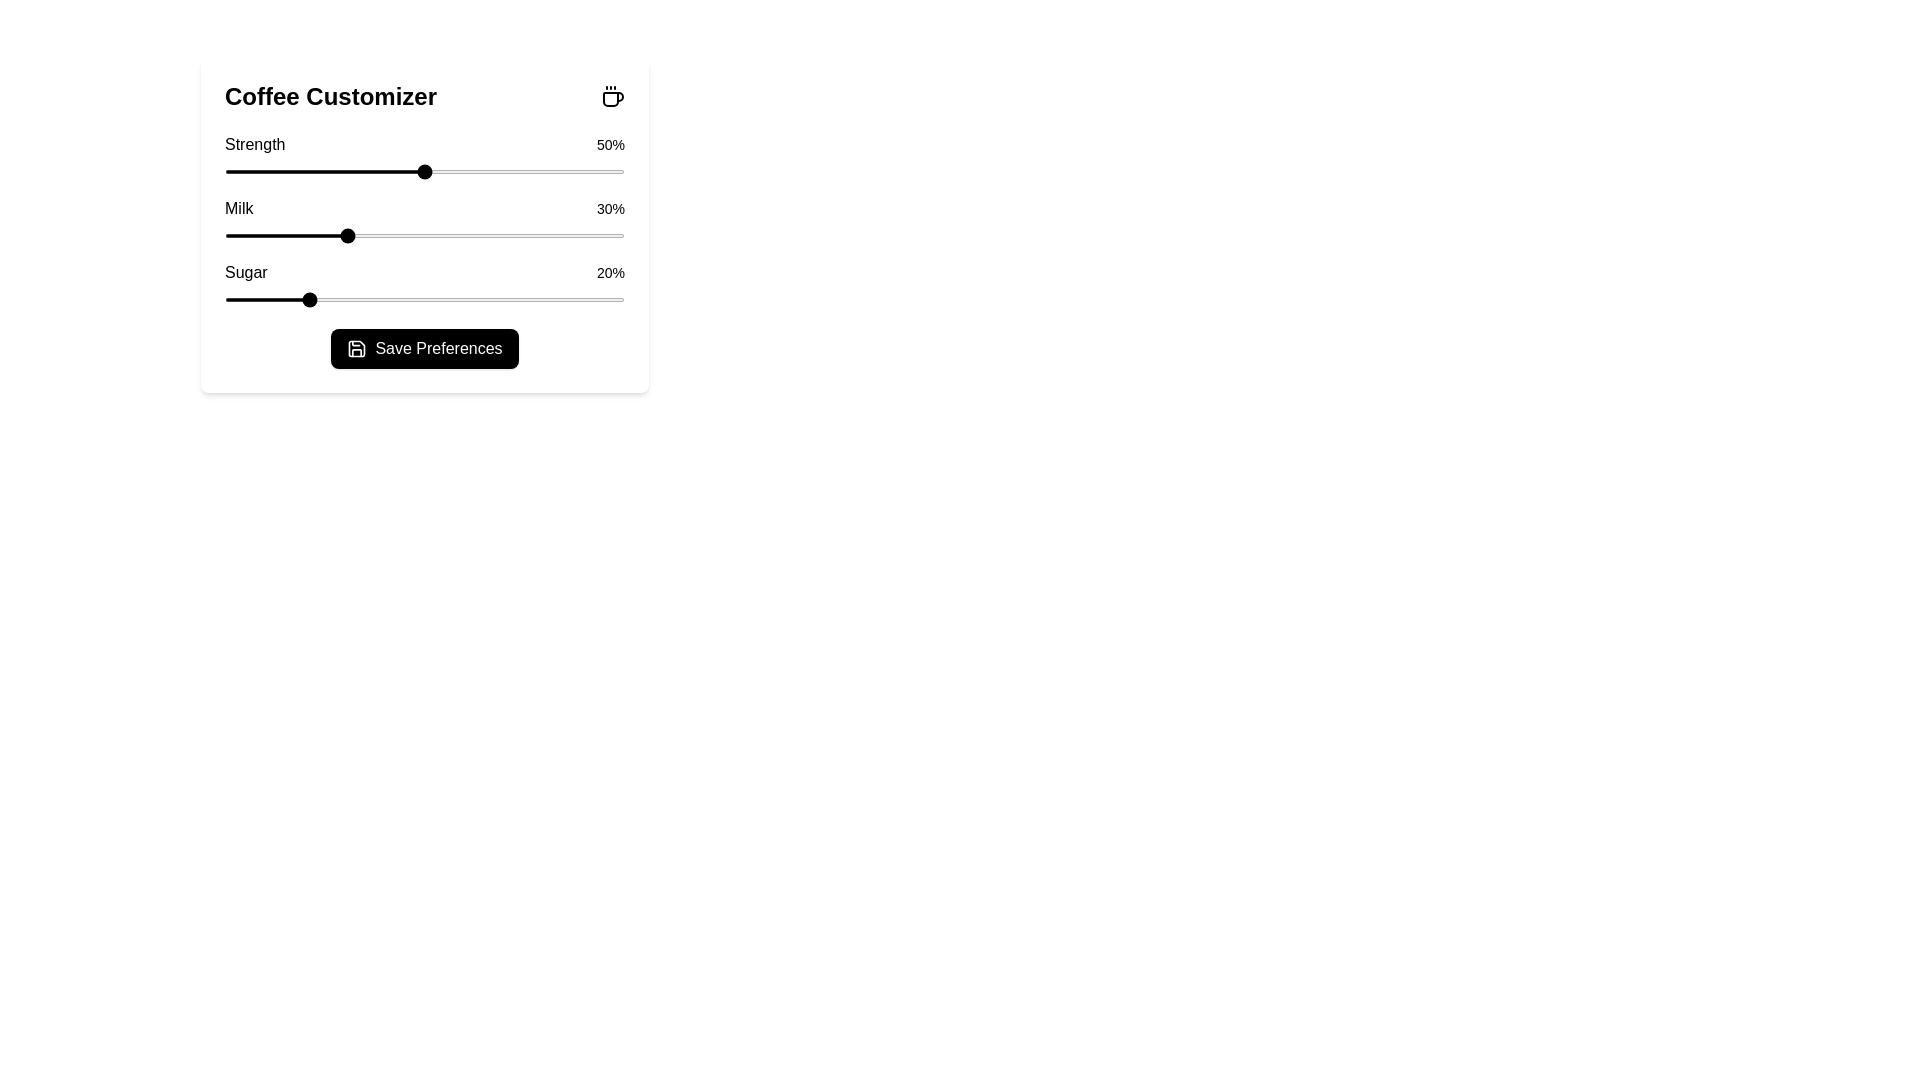  Describe the element at coordinates (254, 144) in the screenshot. I see `the bold black text label displaying 'Strength', which is located to the left of the slider component labeled '50%' in the Coffee Customizer section` at that location.